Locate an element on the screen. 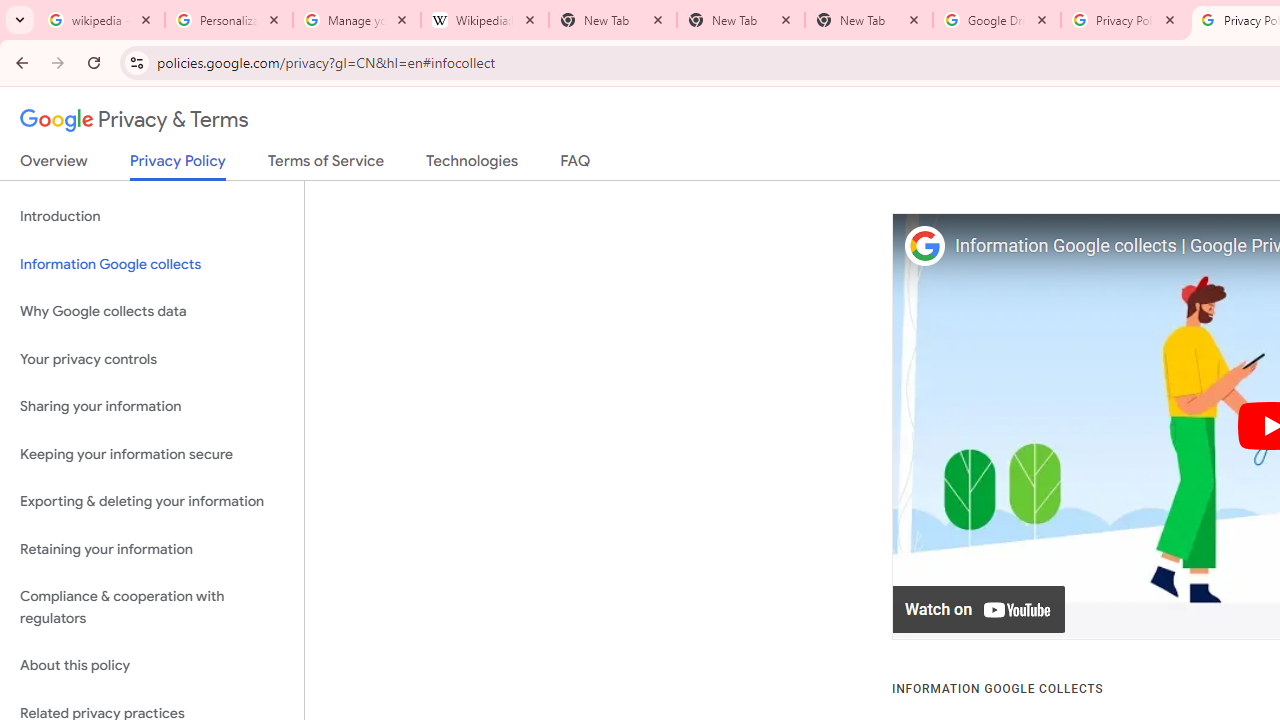  'Information Google collects' is located at coordinates (151, 263).